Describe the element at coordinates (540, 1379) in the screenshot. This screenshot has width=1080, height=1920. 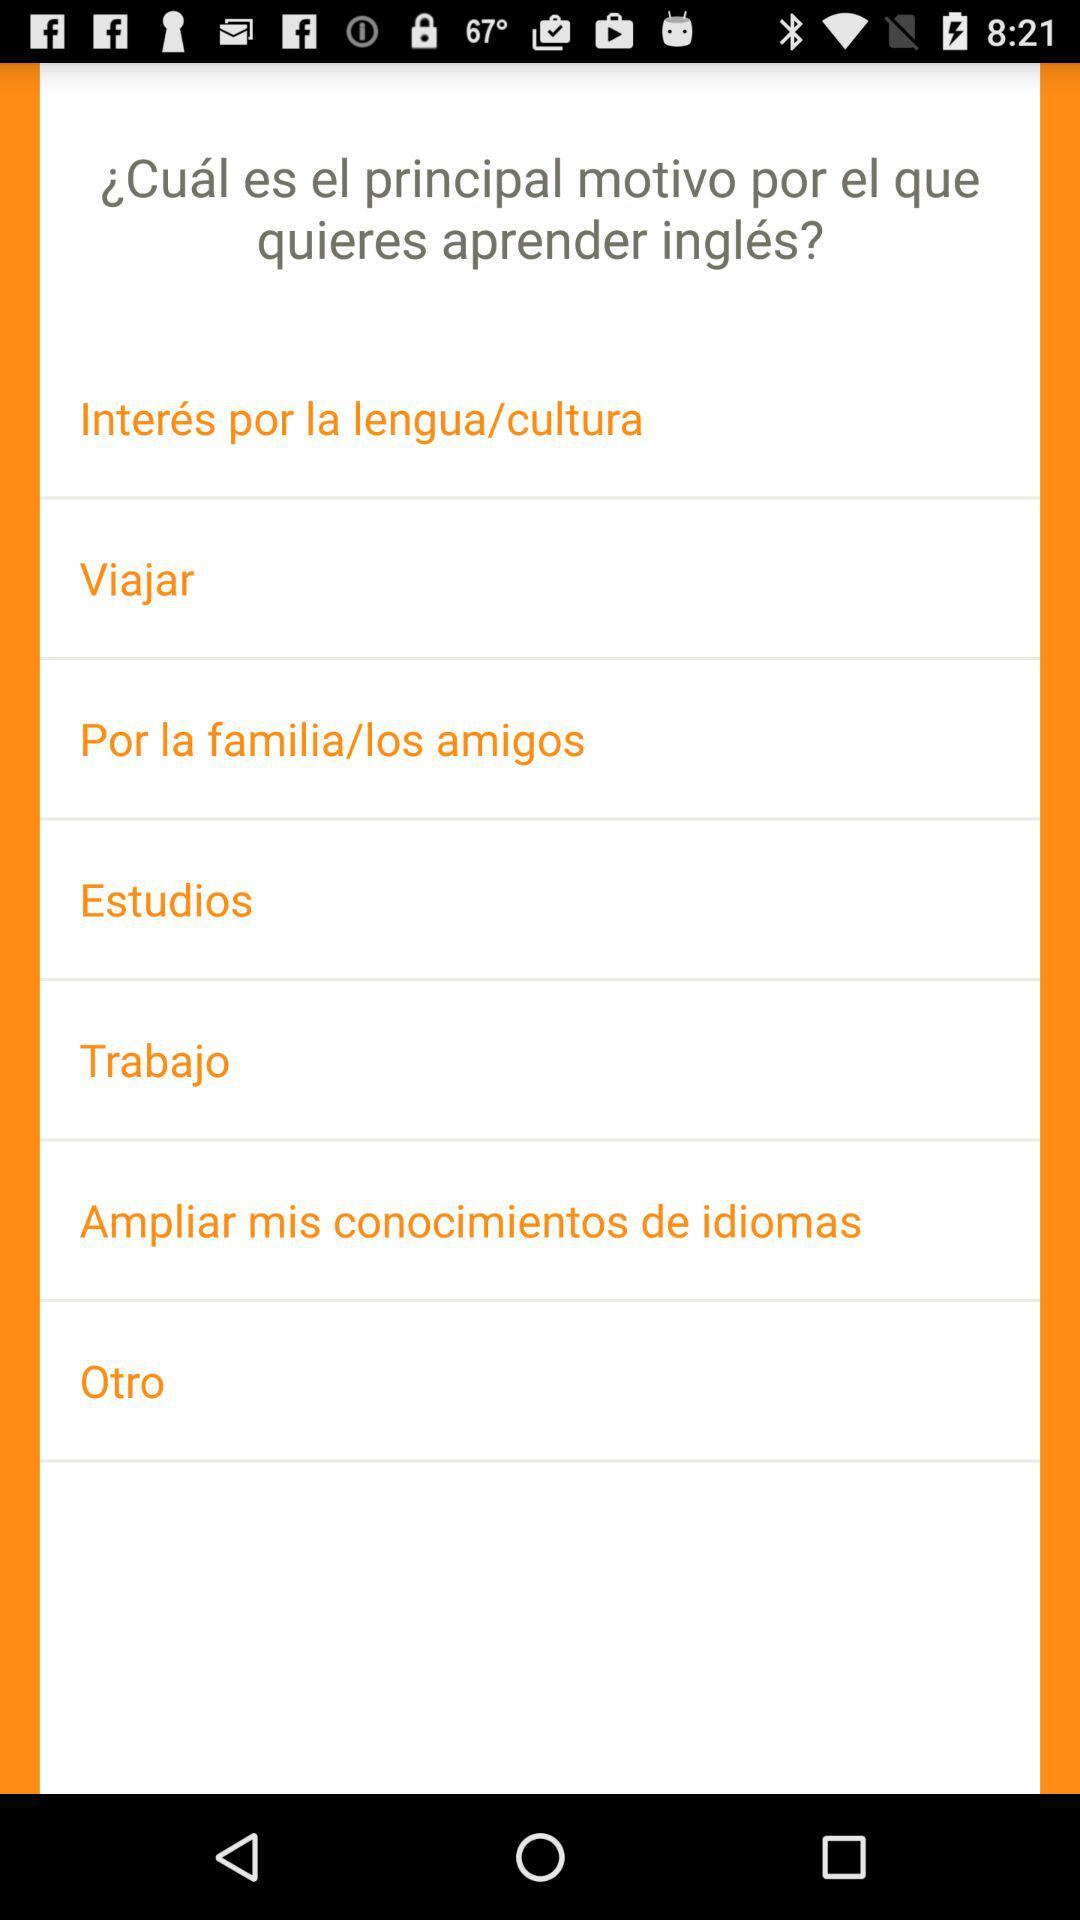
I see `otro icon` at that location.